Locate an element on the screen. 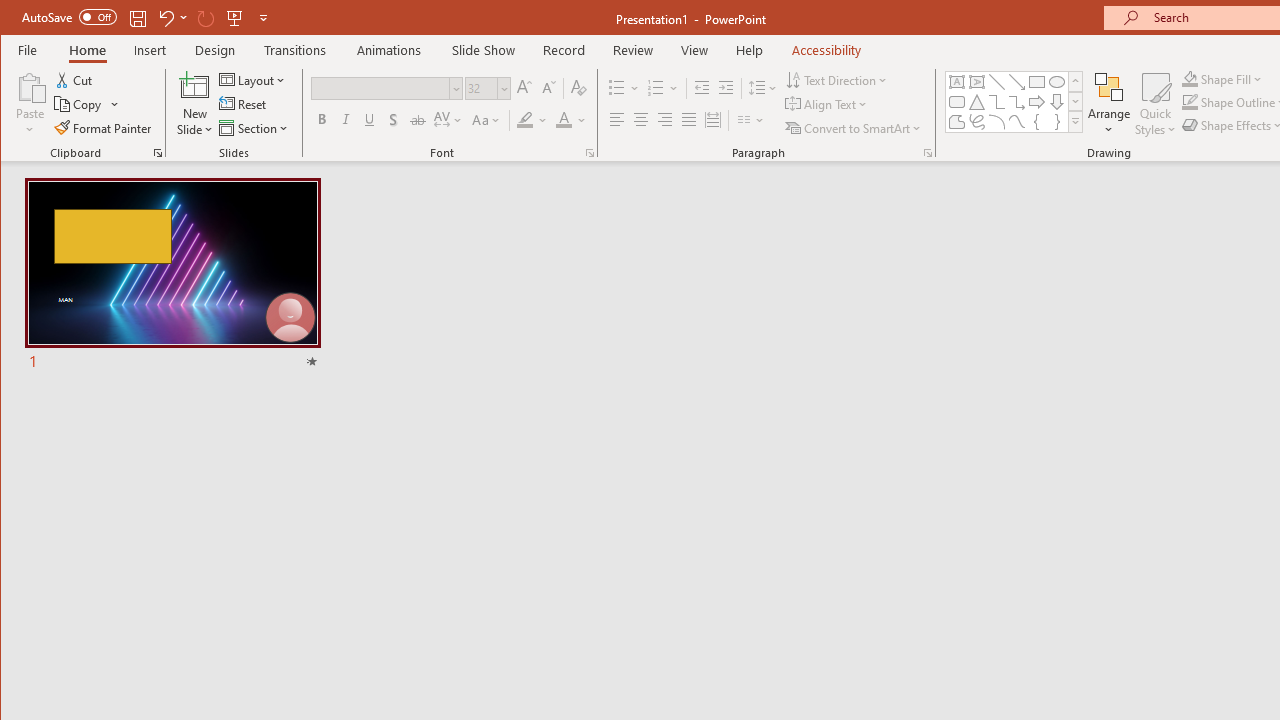 The image size is (1280, 720). 'Center' is located at coordinates (640, 120).